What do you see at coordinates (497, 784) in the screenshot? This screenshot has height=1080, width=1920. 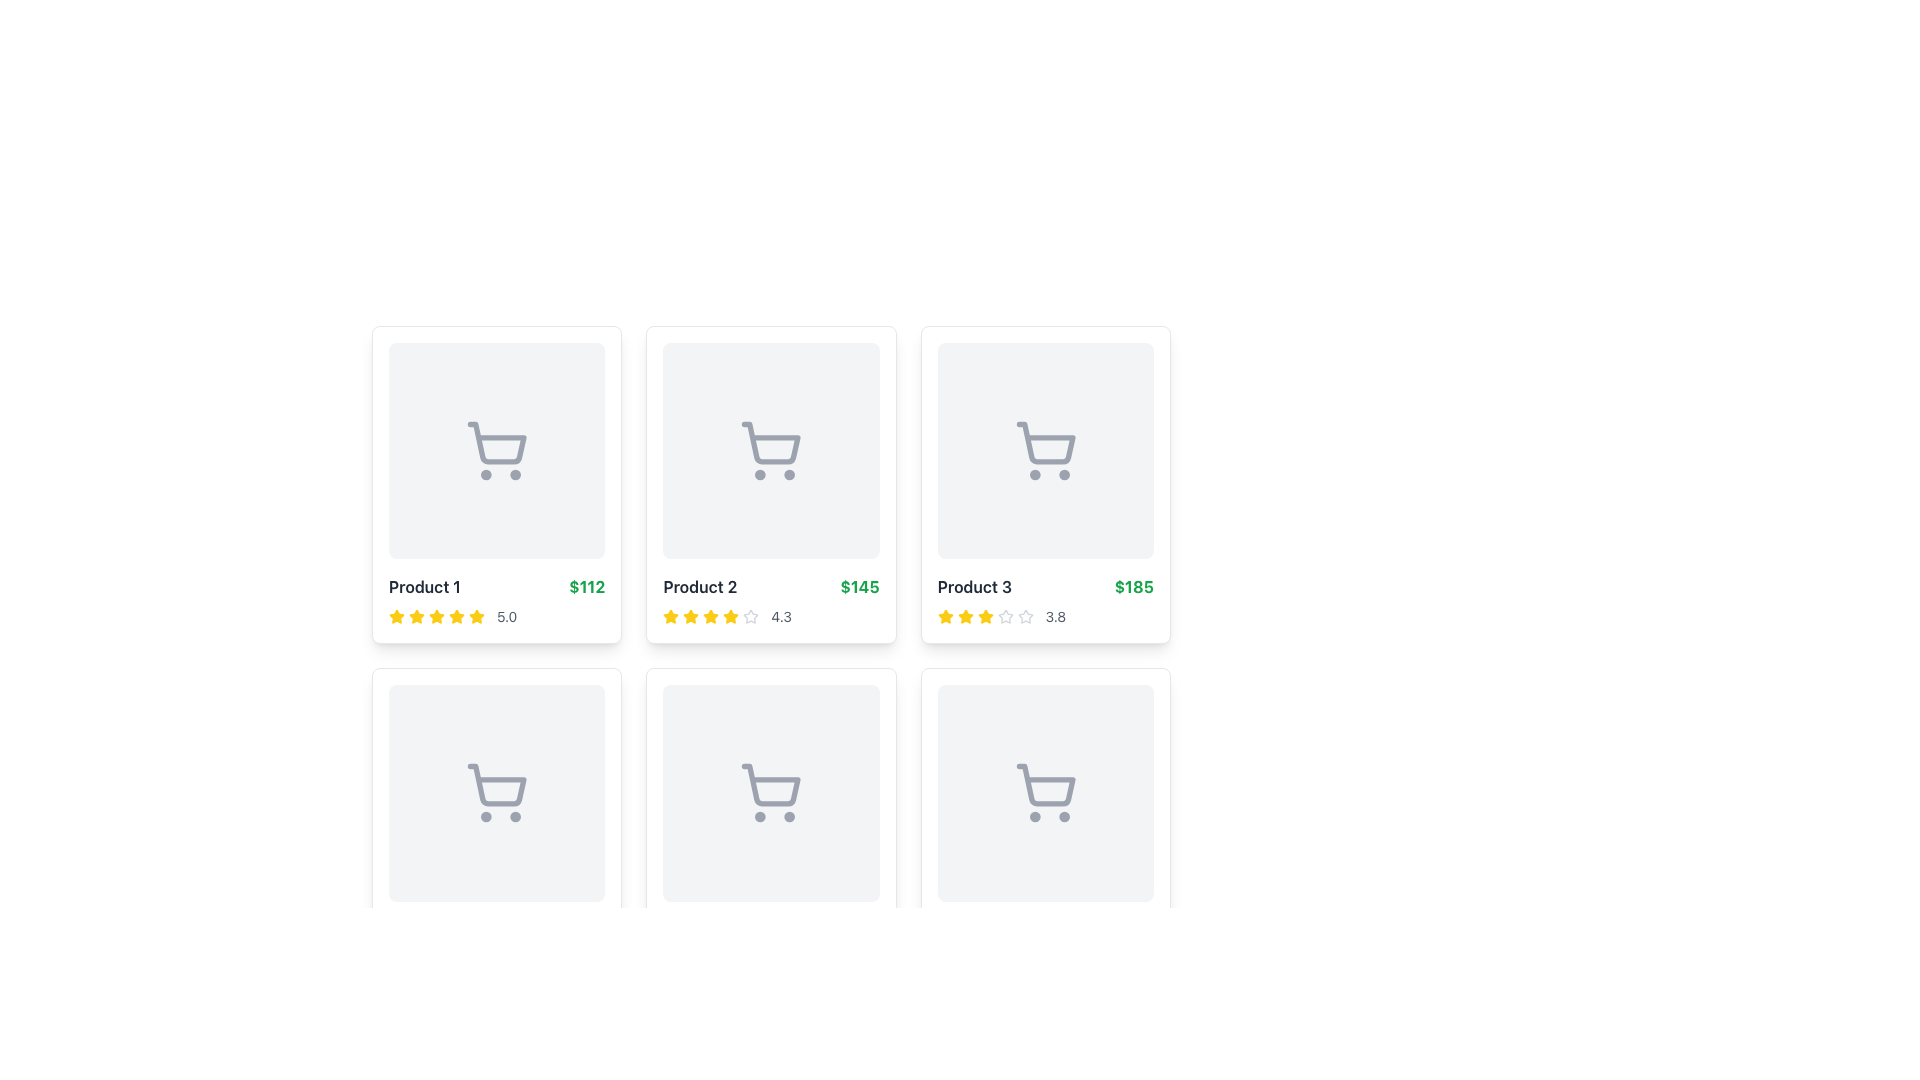 I see `the shopping cart icon located in the second row, first column of the grid layout, which symbolizes adding products or viewing the shopping basket` at bounding box center [497, 784].